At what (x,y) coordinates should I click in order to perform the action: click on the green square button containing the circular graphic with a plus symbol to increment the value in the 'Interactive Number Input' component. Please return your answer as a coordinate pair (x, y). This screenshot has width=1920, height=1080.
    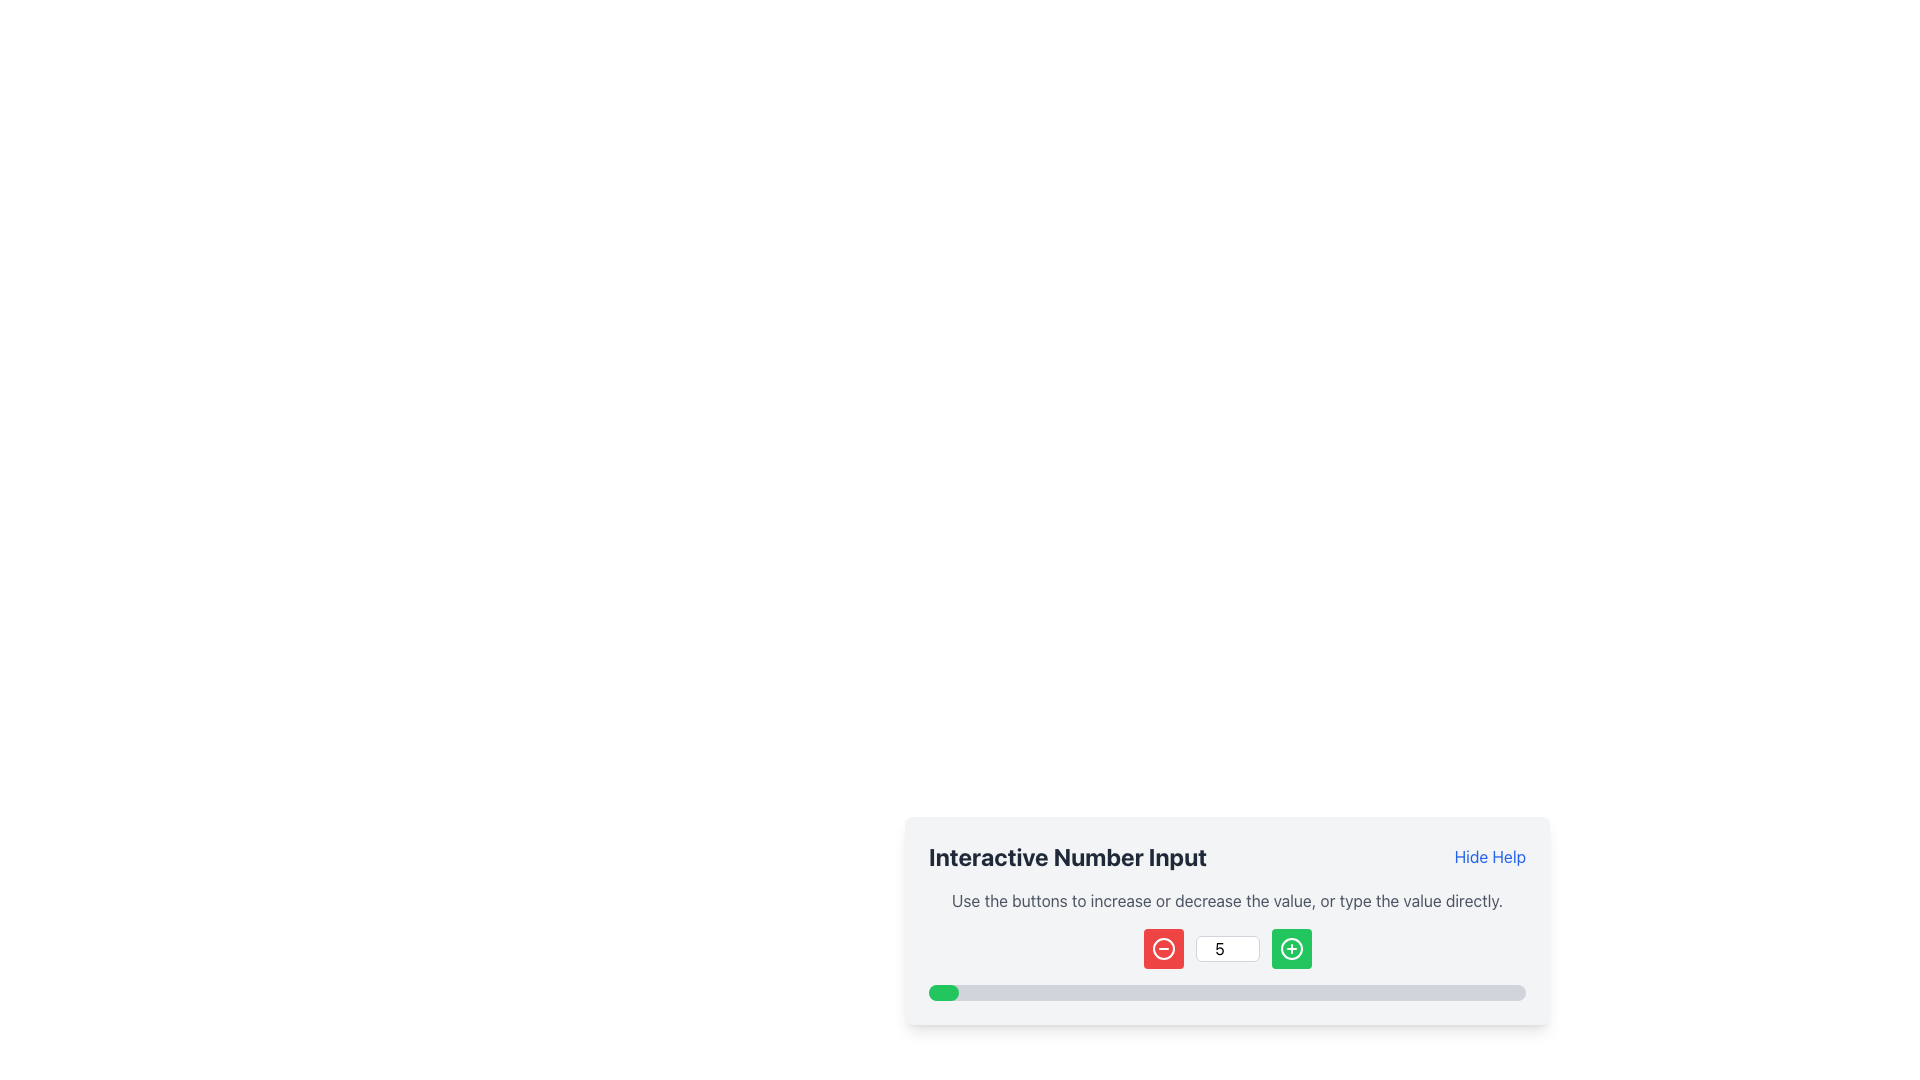
    Looking at the image, I should click on (1291, 947).